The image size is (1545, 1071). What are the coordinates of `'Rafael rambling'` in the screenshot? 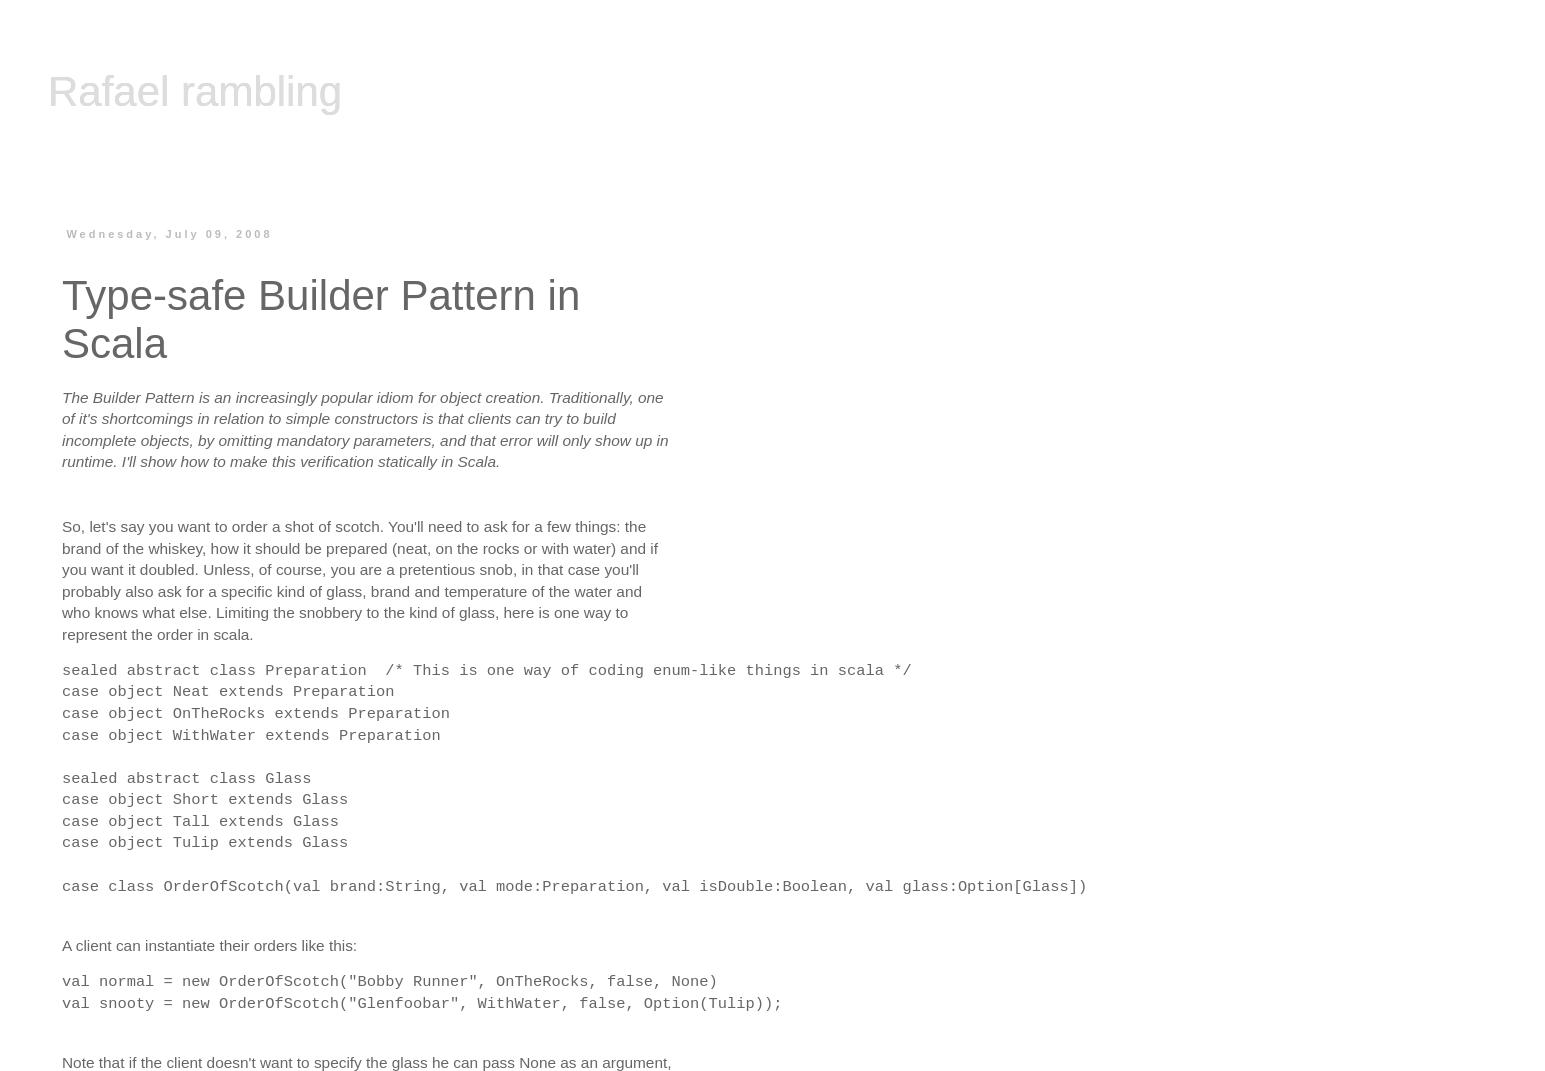 It's located at (47, 91).